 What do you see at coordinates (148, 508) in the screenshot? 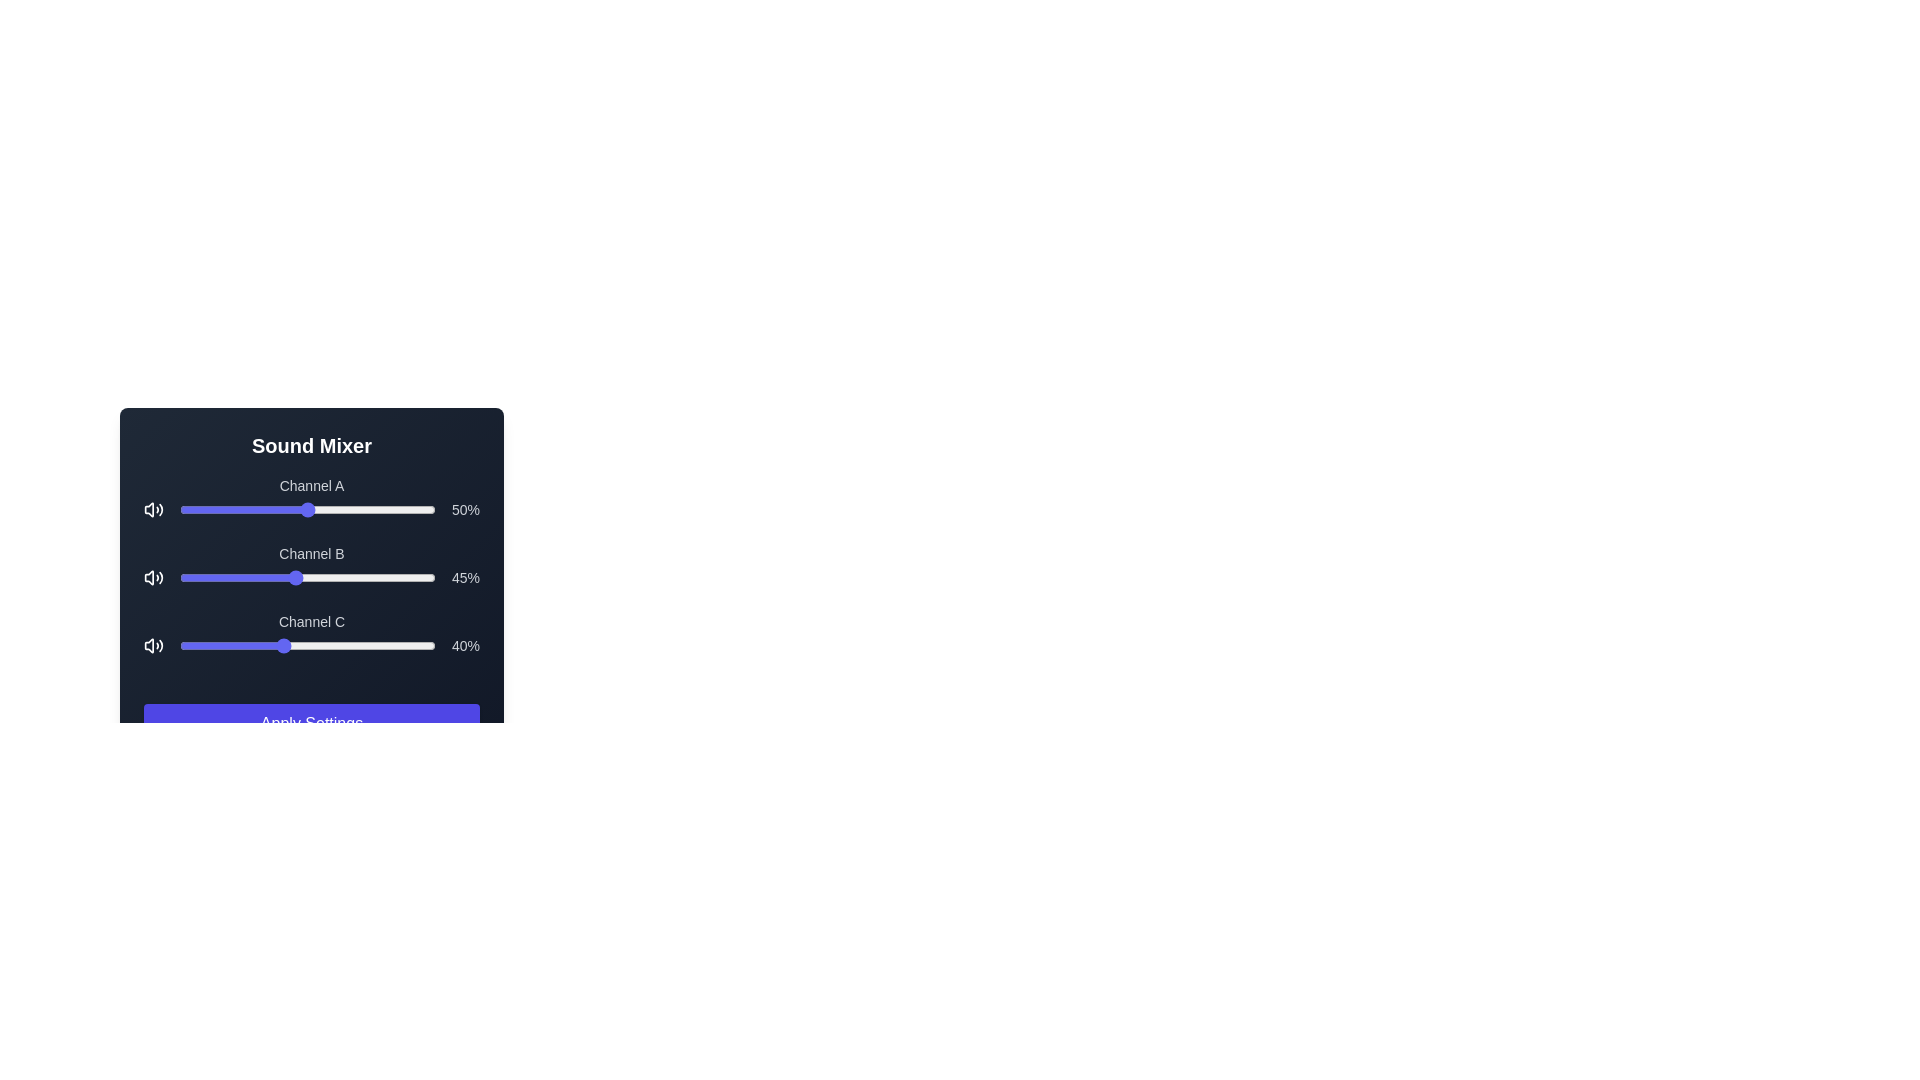
I see `the muted sound icon for 'Channel A' located in the top-left part of the 'Sound Mixer' interface` at bounding box center [148, 508].